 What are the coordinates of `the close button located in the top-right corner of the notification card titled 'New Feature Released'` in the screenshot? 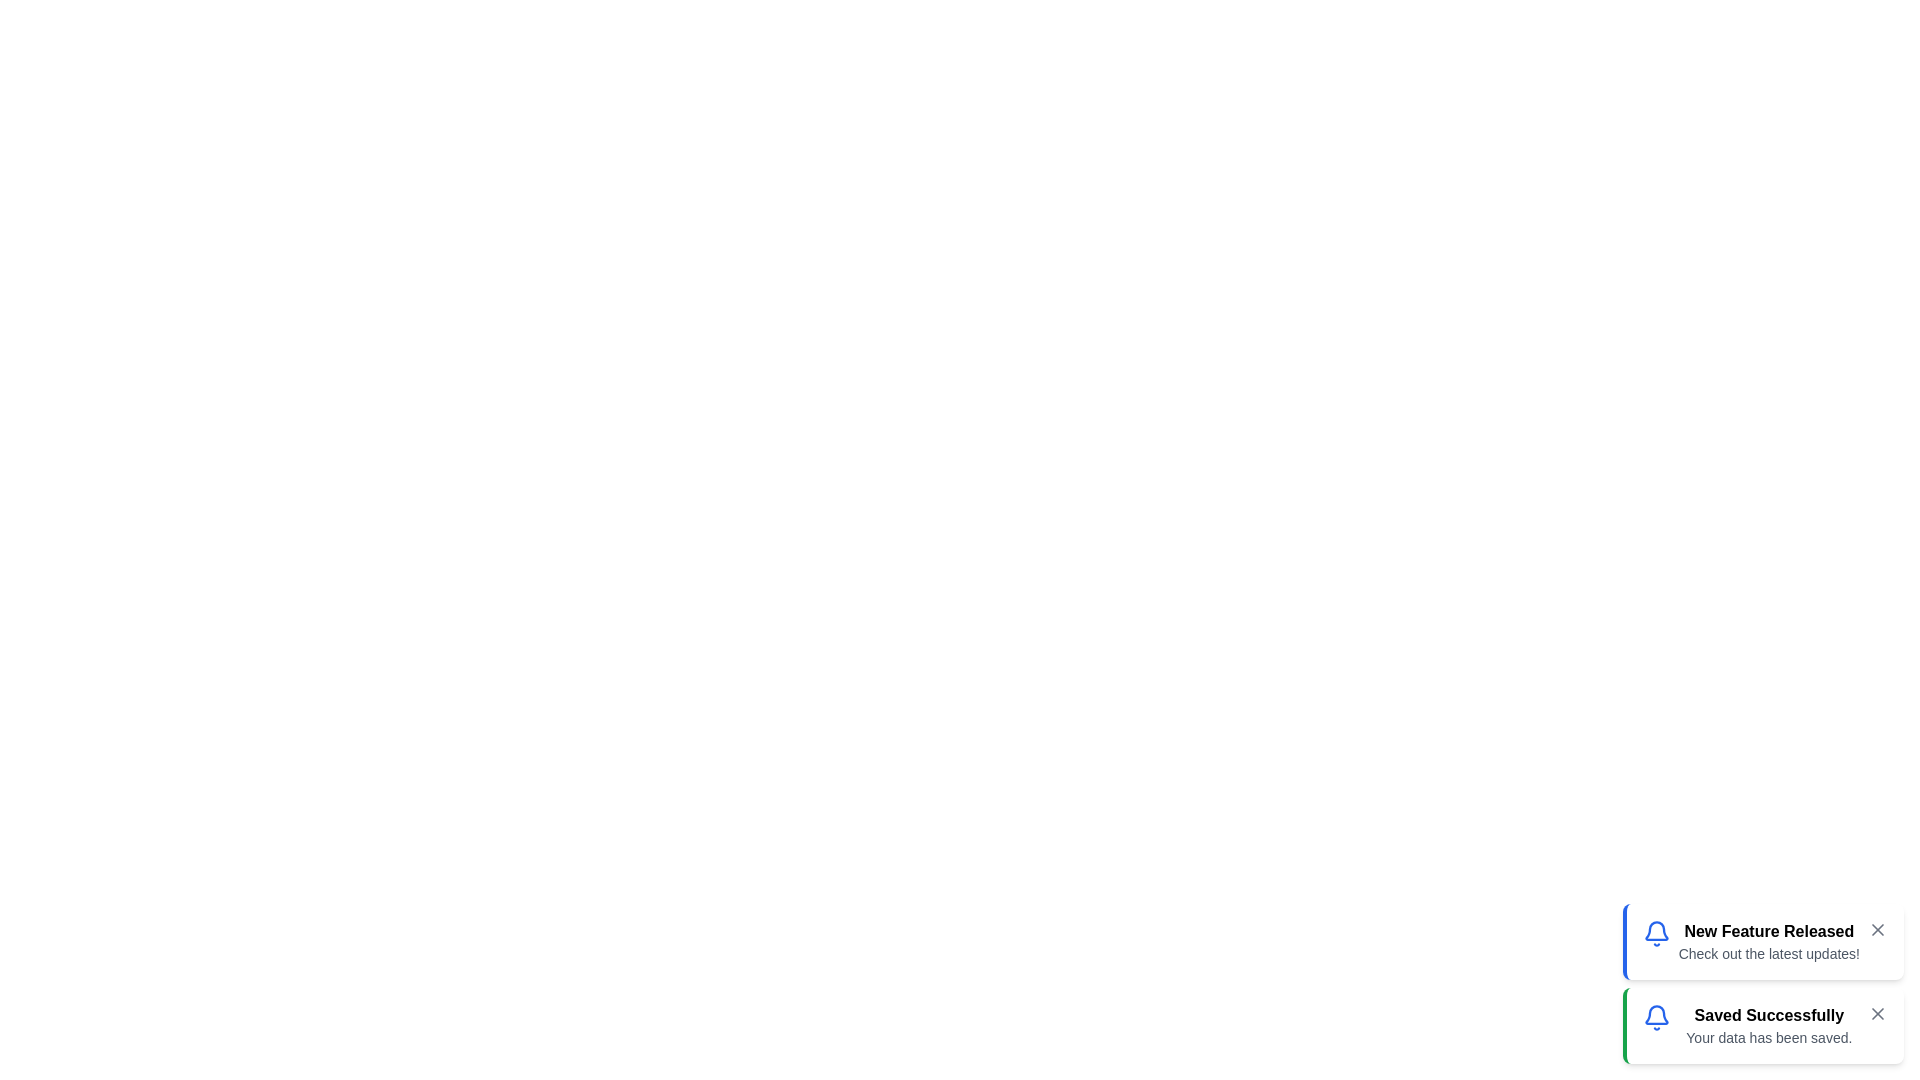 It's located at (1876, 929).